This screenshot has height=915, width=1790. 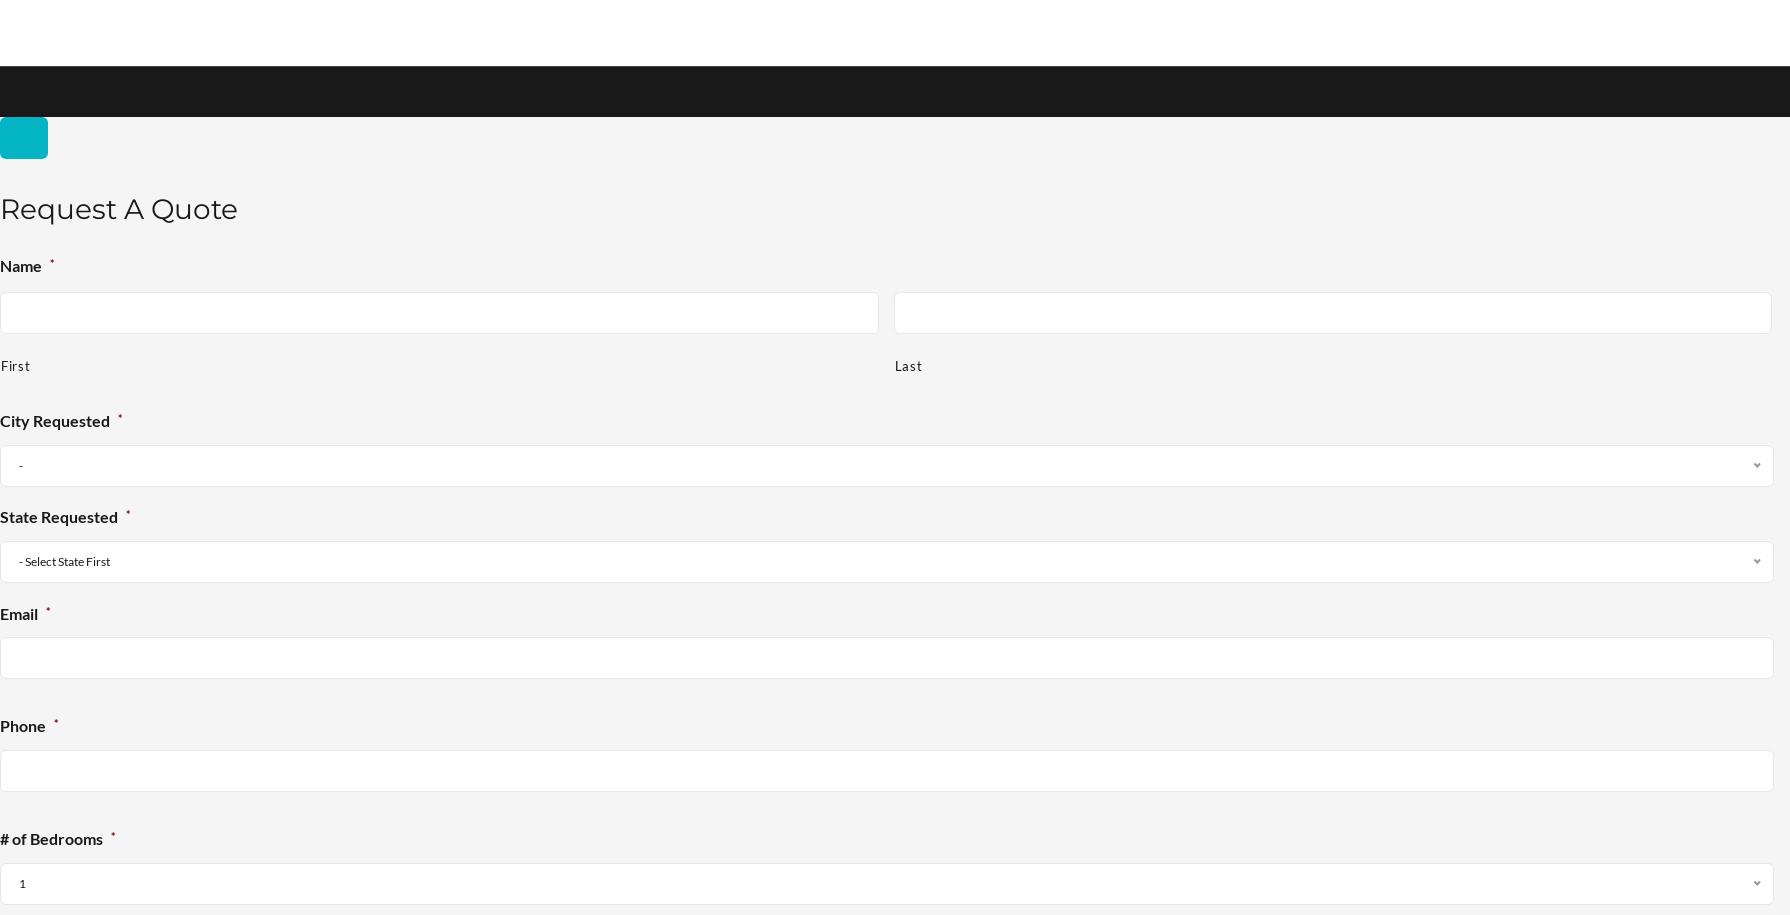 I want to click on 'Name', so click(x=20, y=264).